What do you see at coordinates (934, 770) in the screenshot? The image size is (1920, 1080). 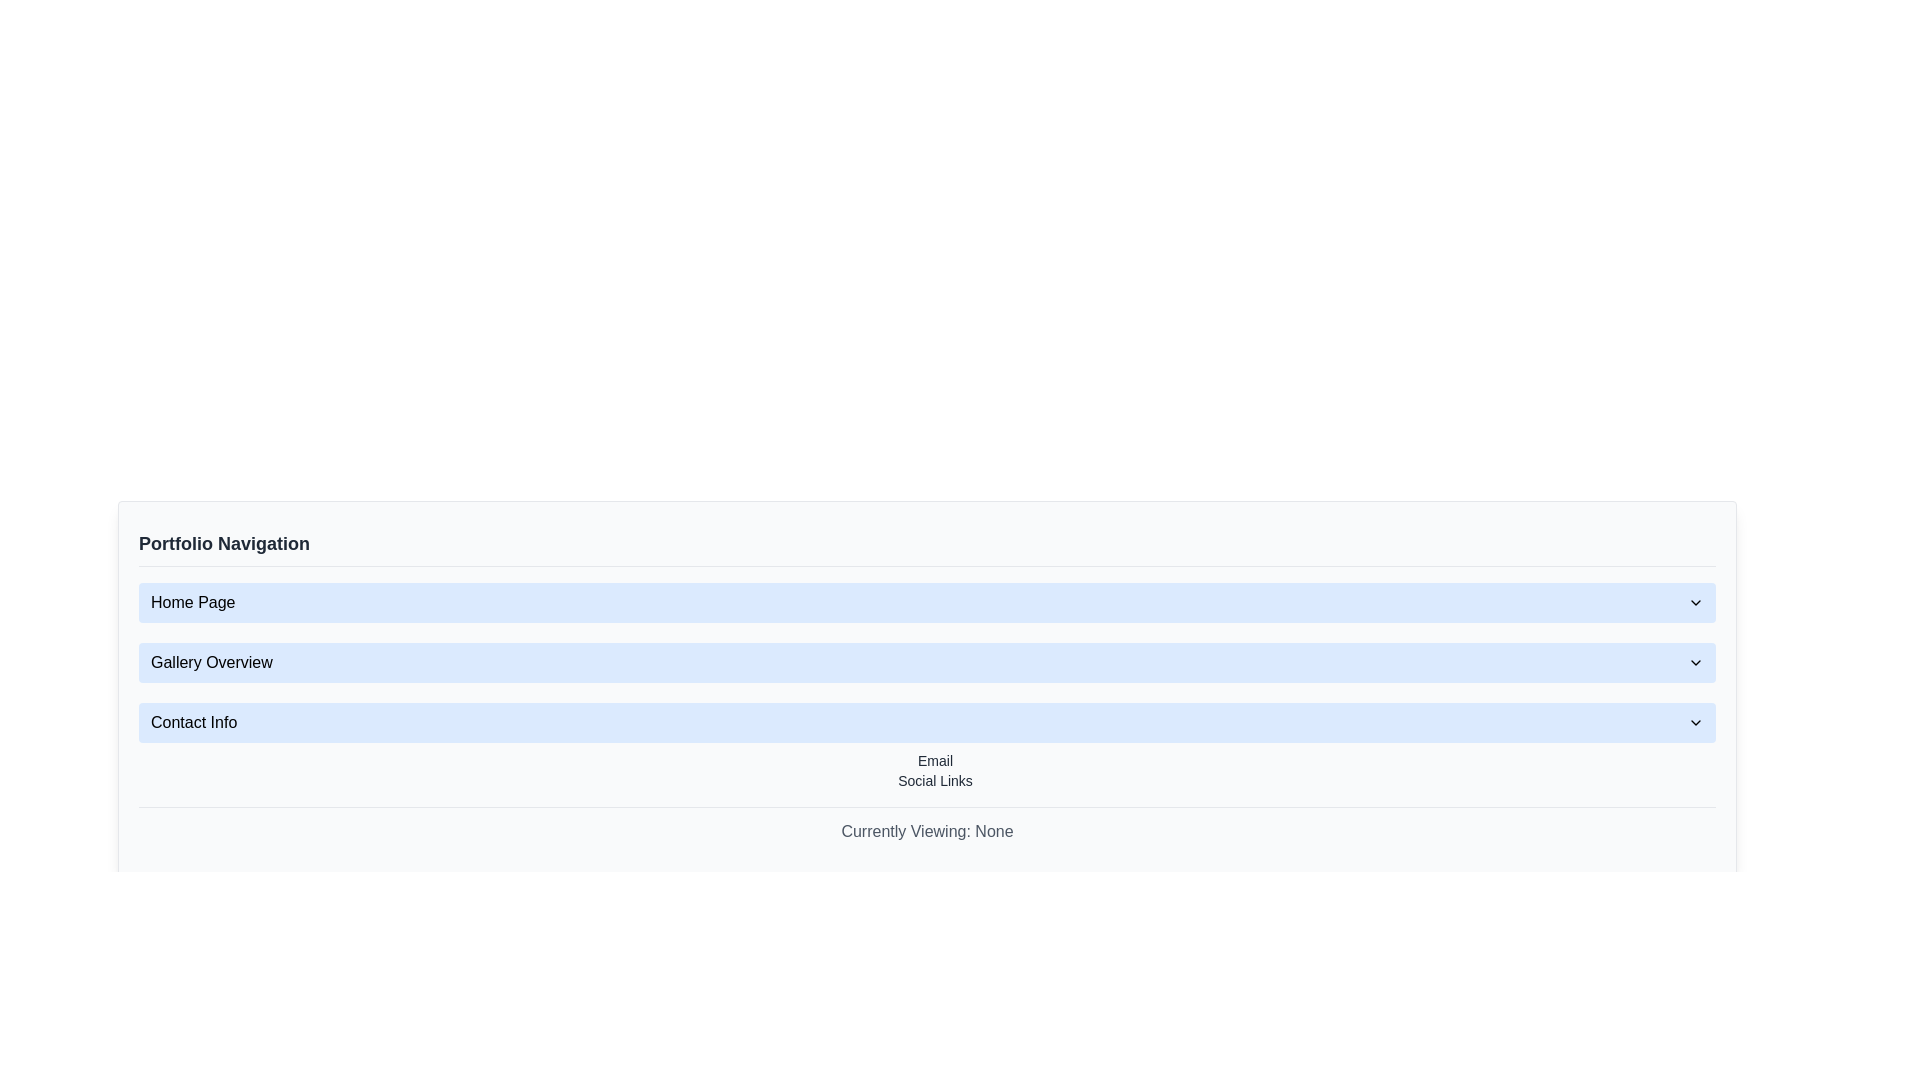 I see `the specific links within the 'Email' and 'Social Links' text block located at the bottom of the 'Contact Info' section` at bounding box center [934, 770].